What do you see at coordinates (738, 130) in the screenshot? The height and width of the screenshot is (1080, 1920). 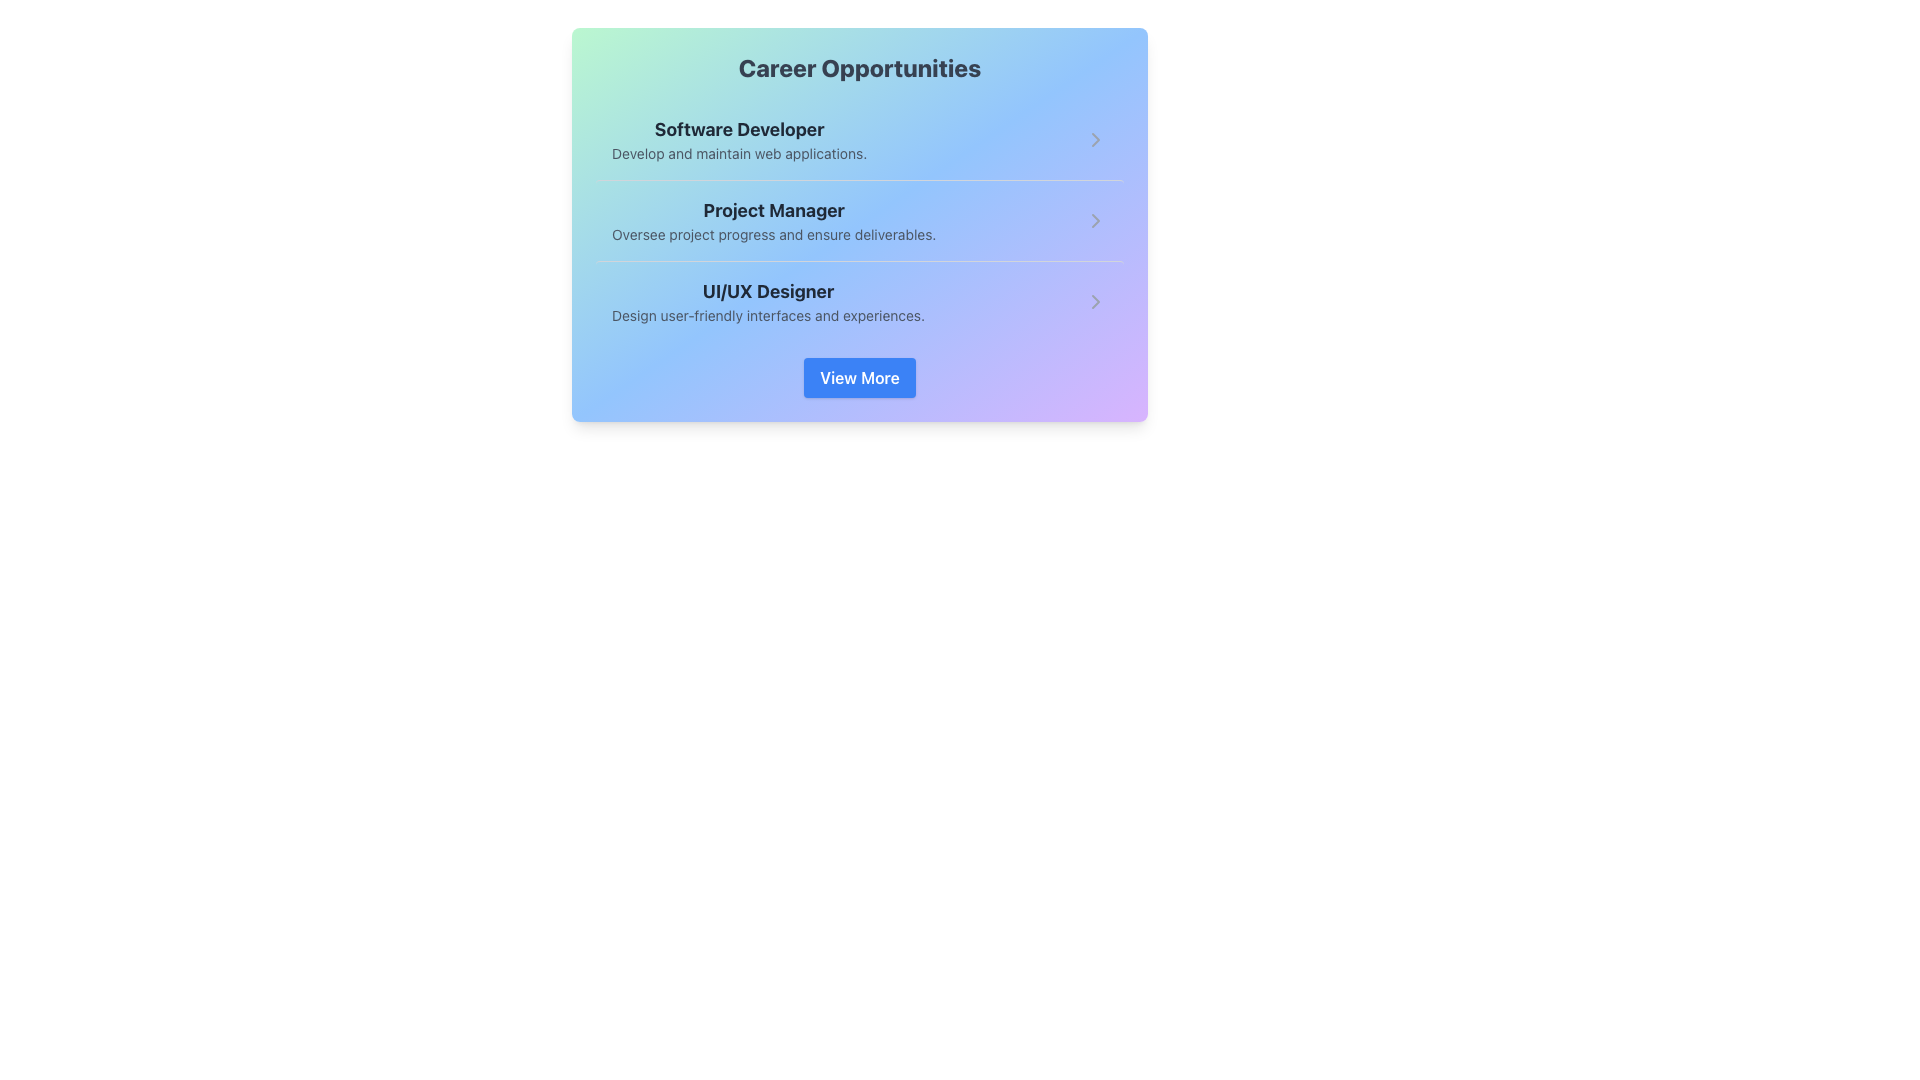 I see `text from the header label identifying the job title 'Software Developer', which is the first item in the 'Career Opportunities' section` at bounding box center [738, 130].